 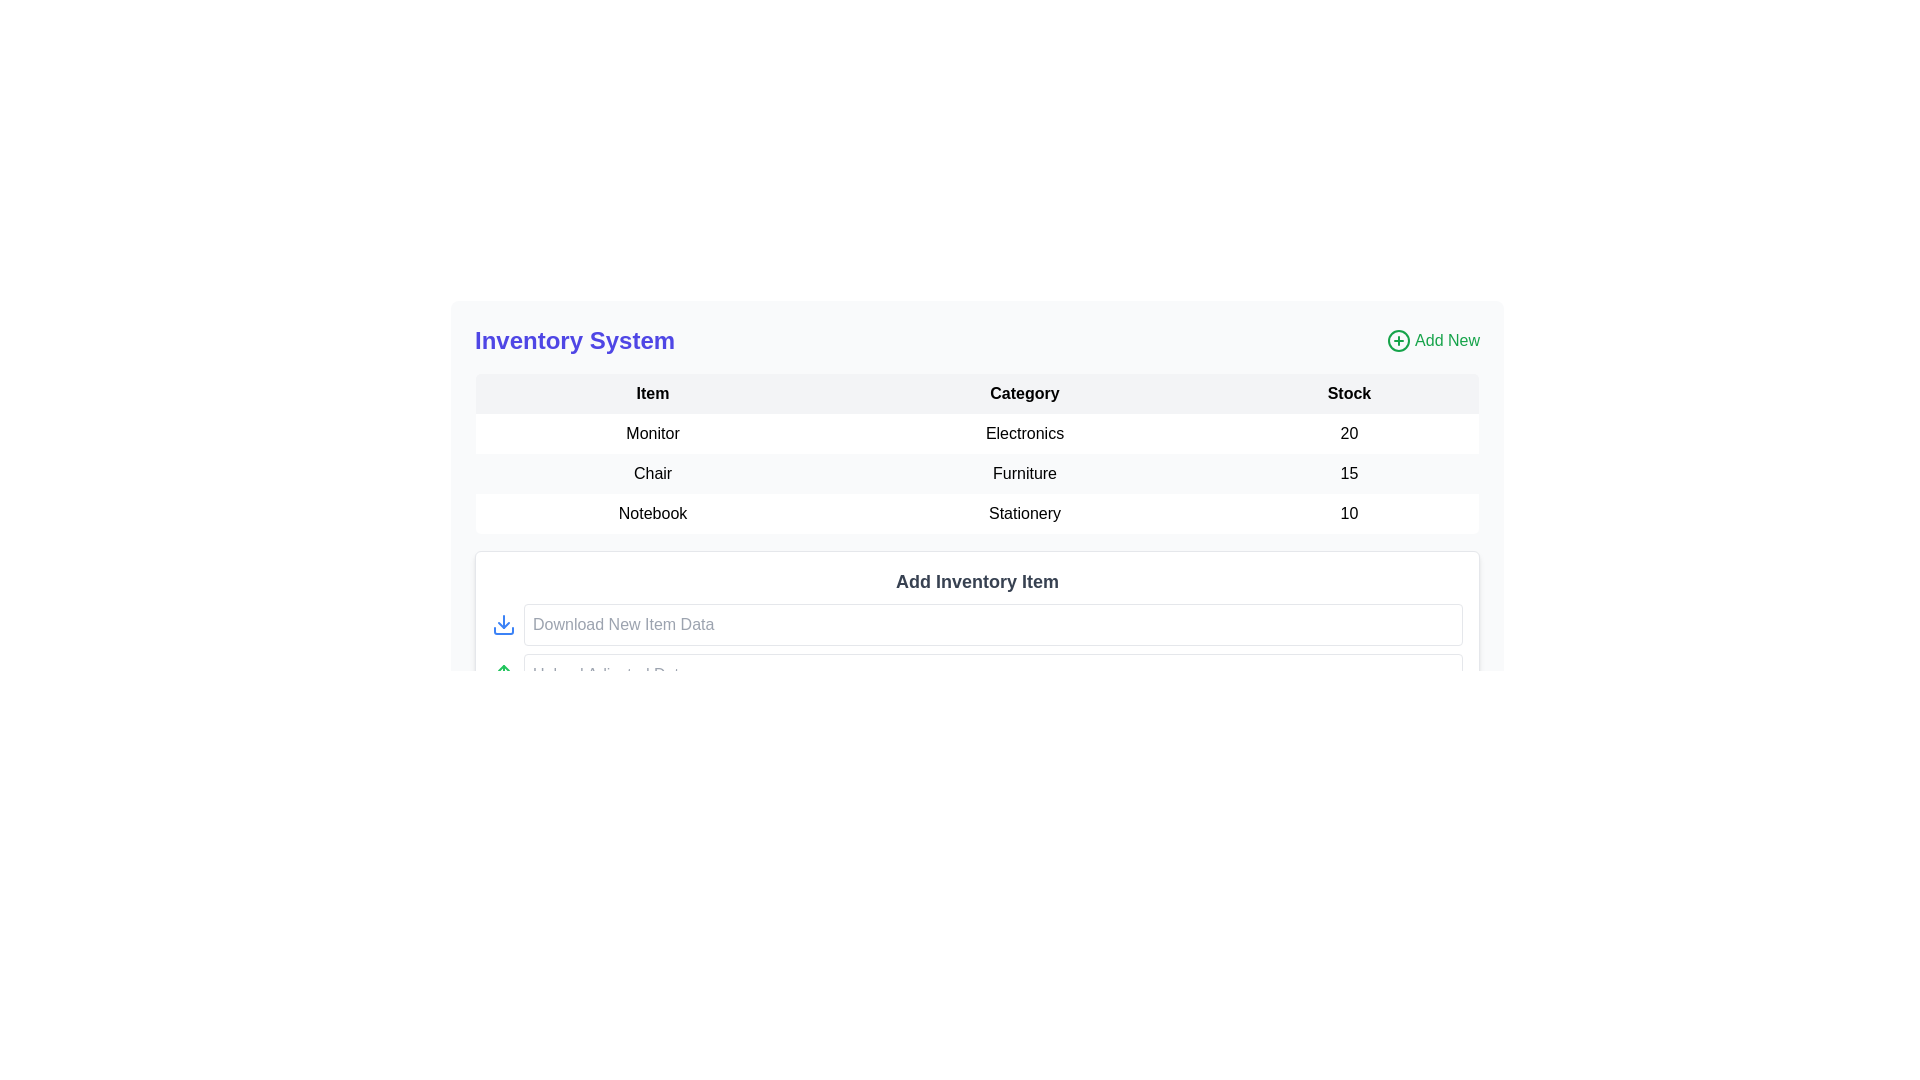 What do you see at coordinates (504, 631) in the screenshot?
I see `the lower part of the download symbol icon, which is a horizontal, rounded bottom rectangle outlined in blue` at bounding box center [504, 631].